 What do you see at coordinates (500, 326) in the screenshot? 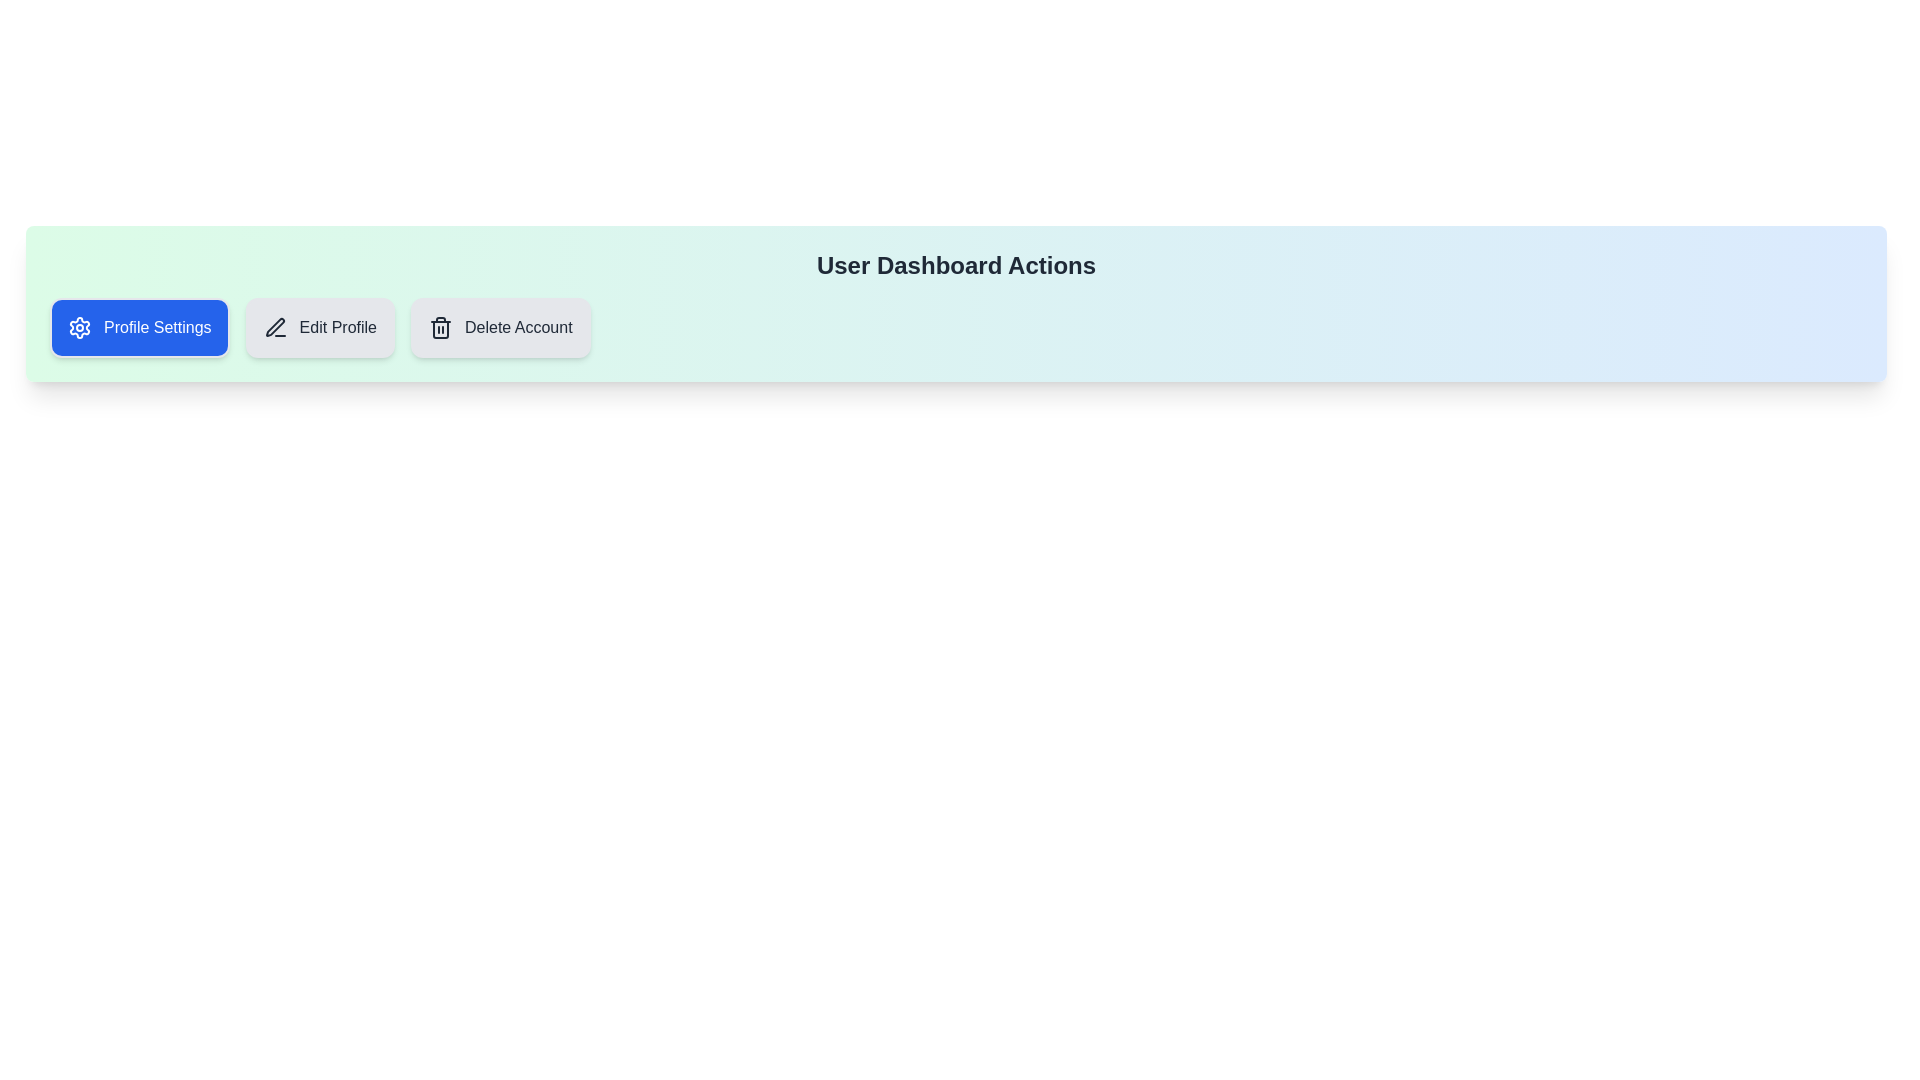
I see `the chip labeled Delete Account` at bounding box center [500, 326].